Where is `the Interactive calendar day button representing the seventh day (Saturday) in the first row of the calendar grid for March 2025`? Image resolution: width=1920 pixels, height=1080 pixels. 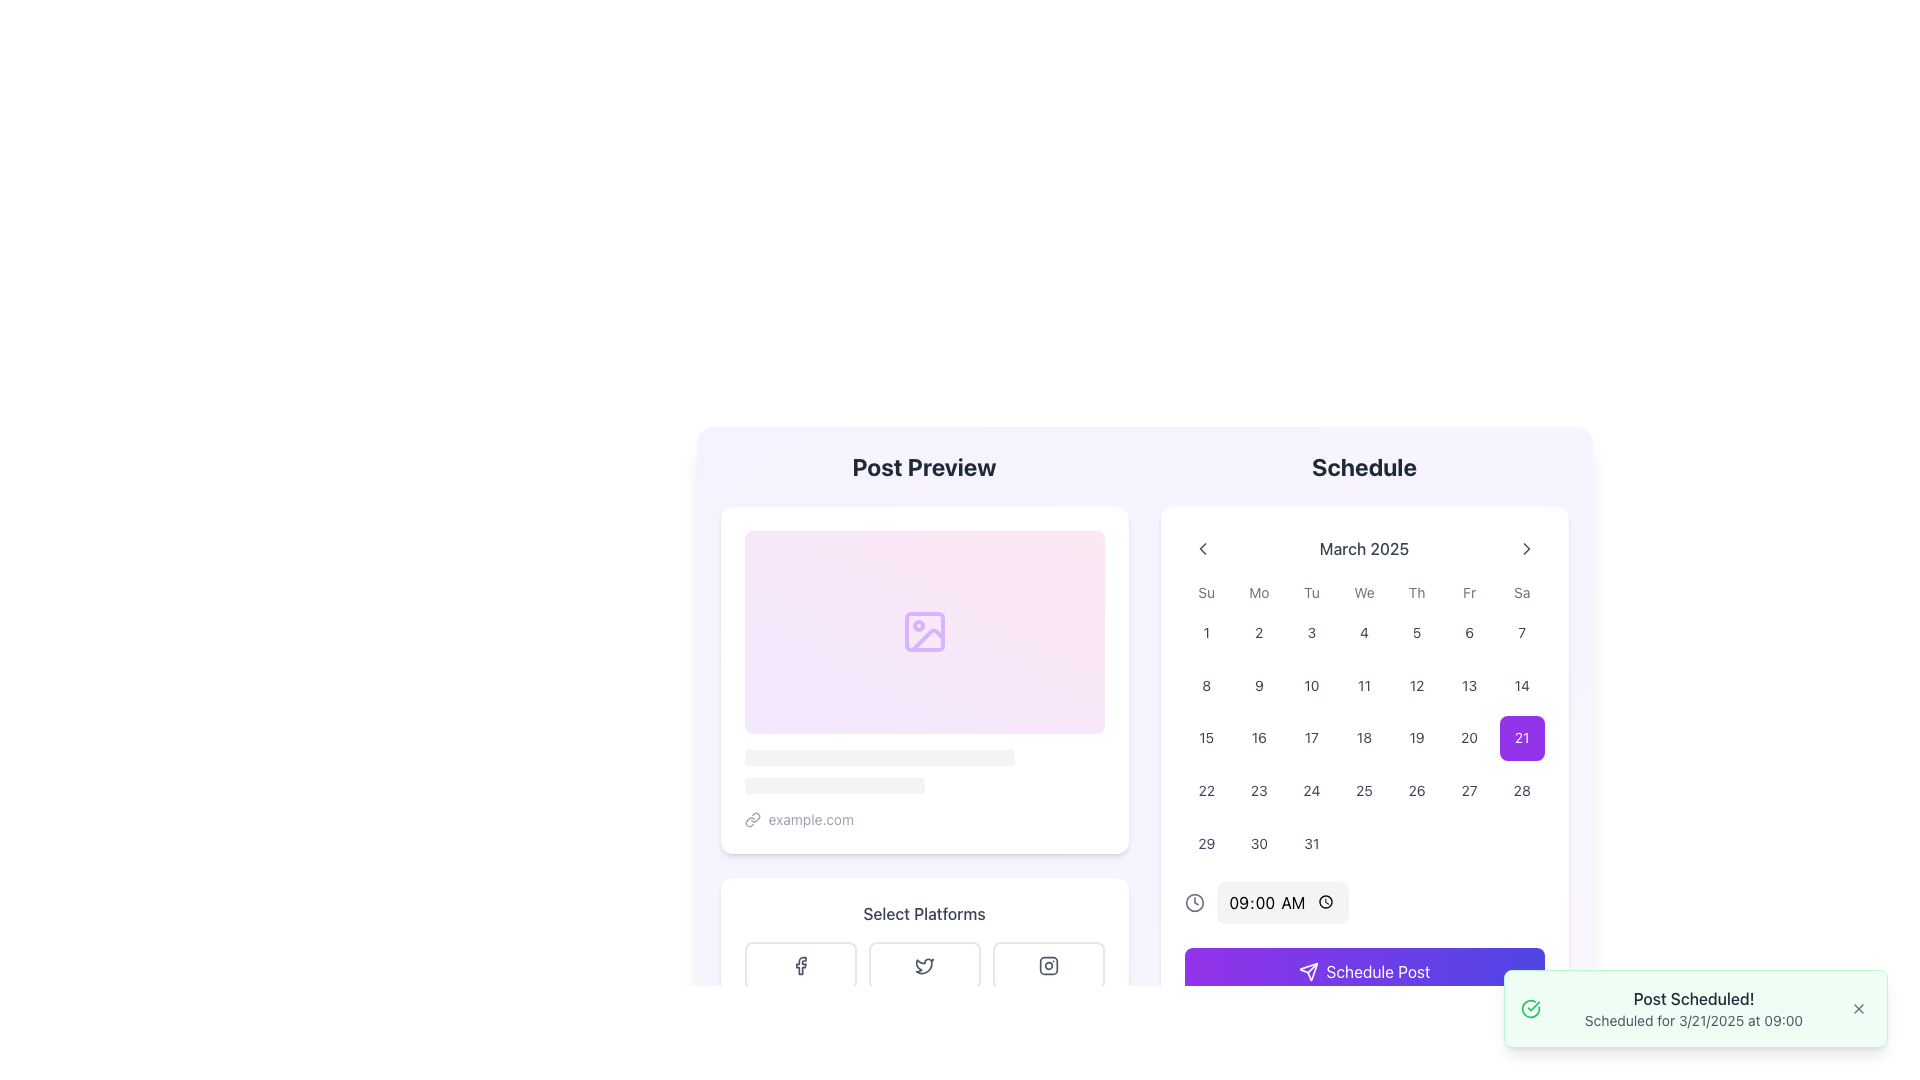
the Interactive calendar day button representing the seventh day (Saturday) in the first row of the calendar grid for March 2025 is located at coordinates (1521, 633).